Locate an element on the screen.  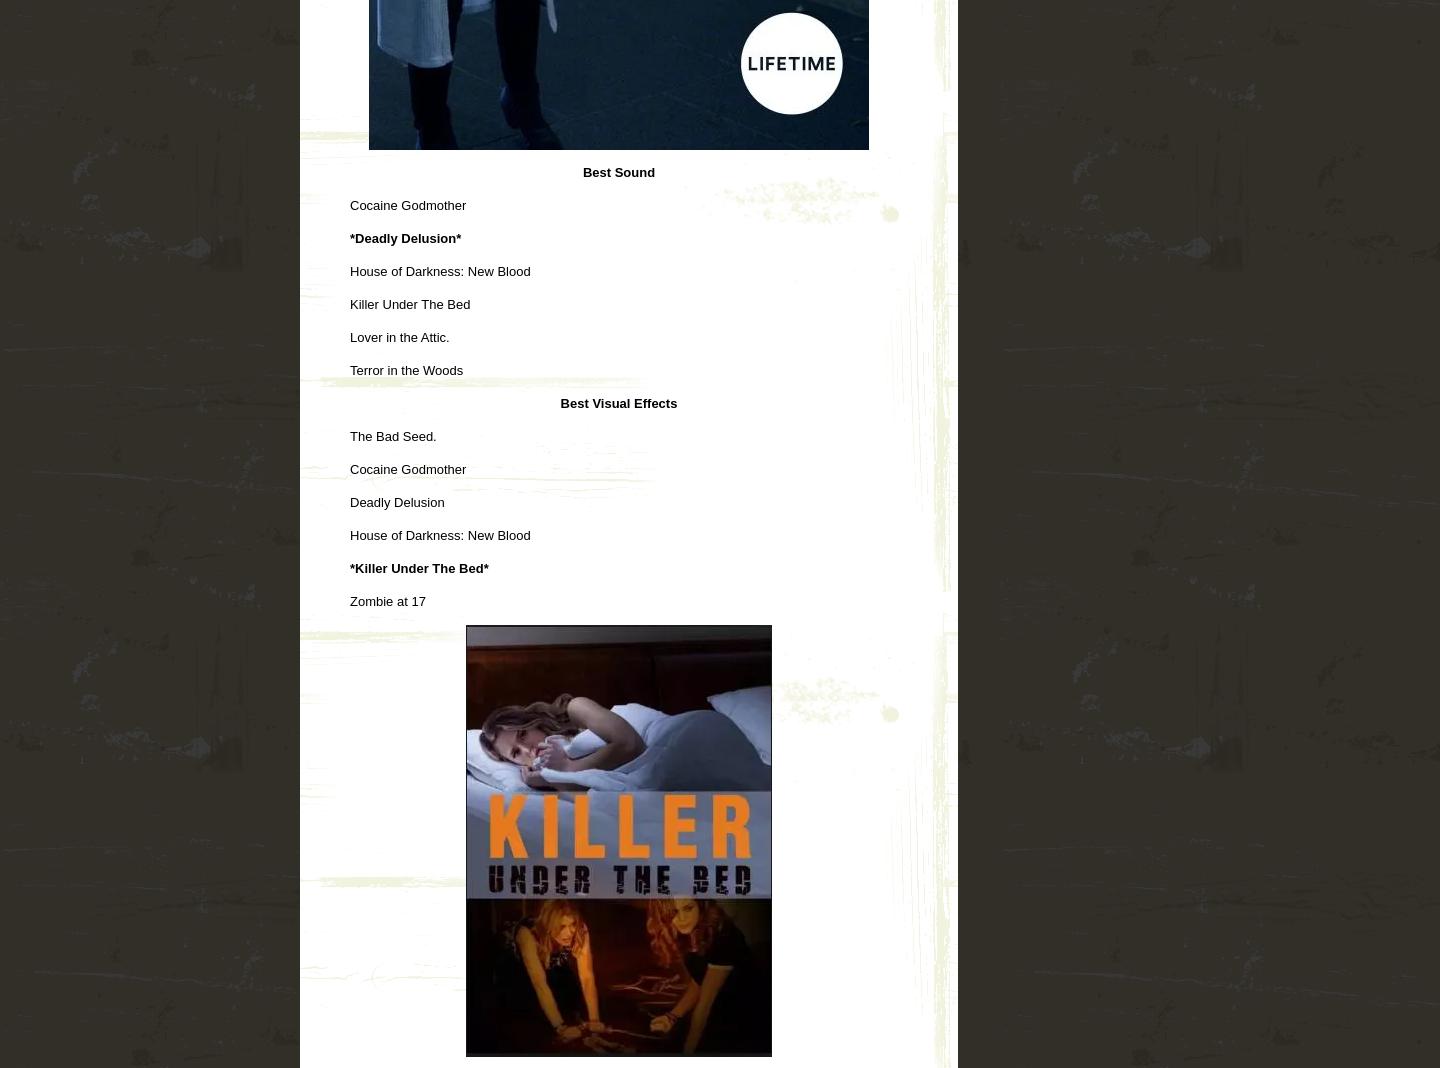
'Terror in the Woods' is located at coordinates (350, 368).